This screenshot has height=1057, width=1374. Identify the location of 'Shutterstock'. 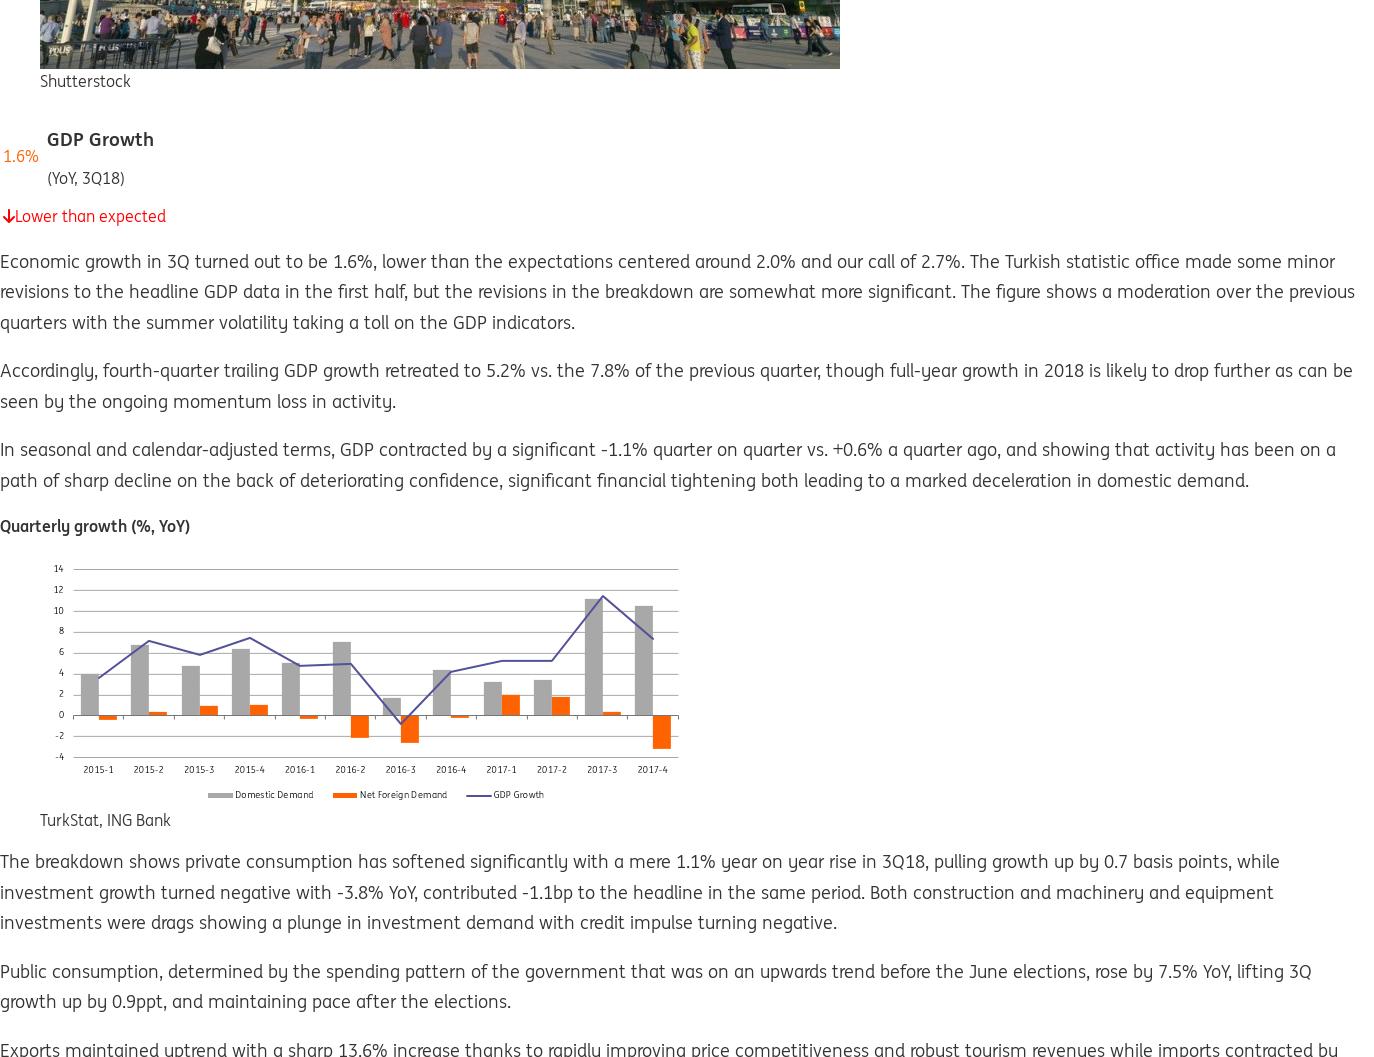
(84, 79).